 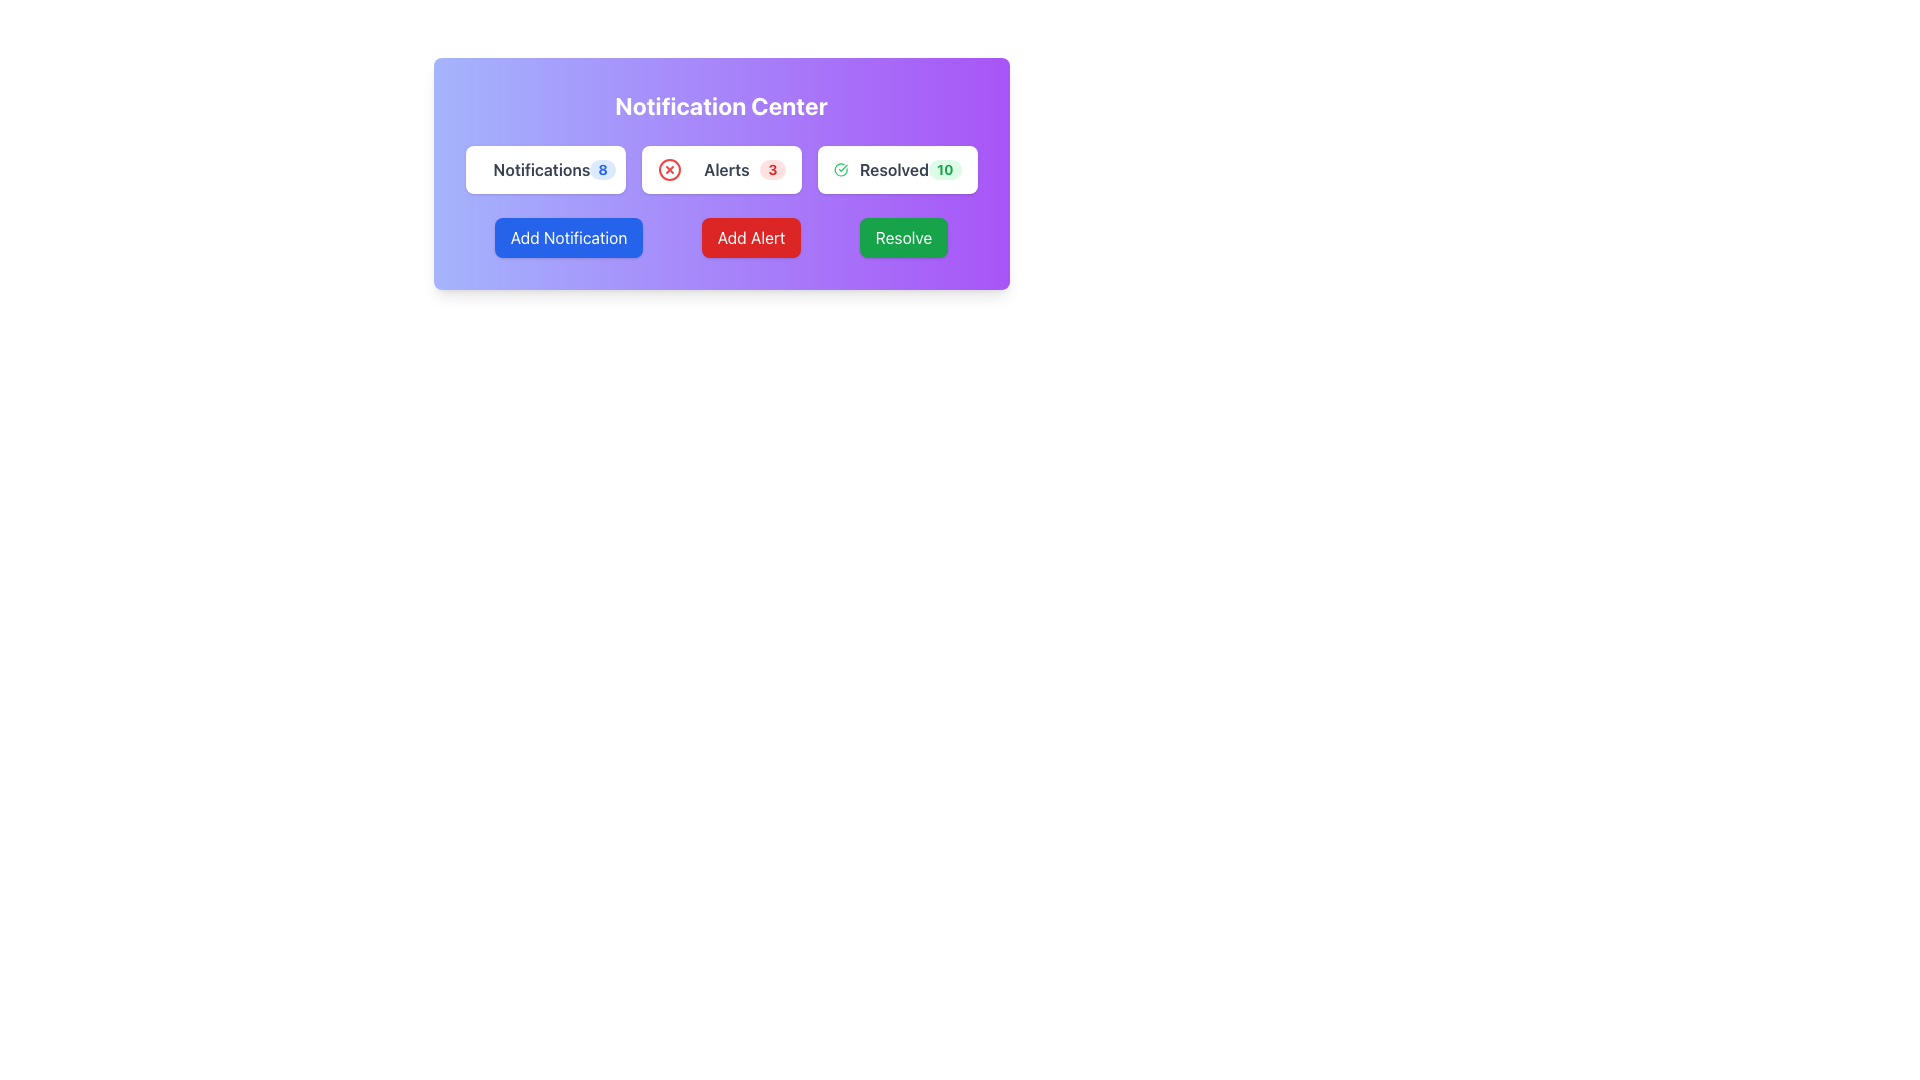 I want to click on the alert notification icon located to the left of the 'Alerts' text, so click(x=669, y=168).